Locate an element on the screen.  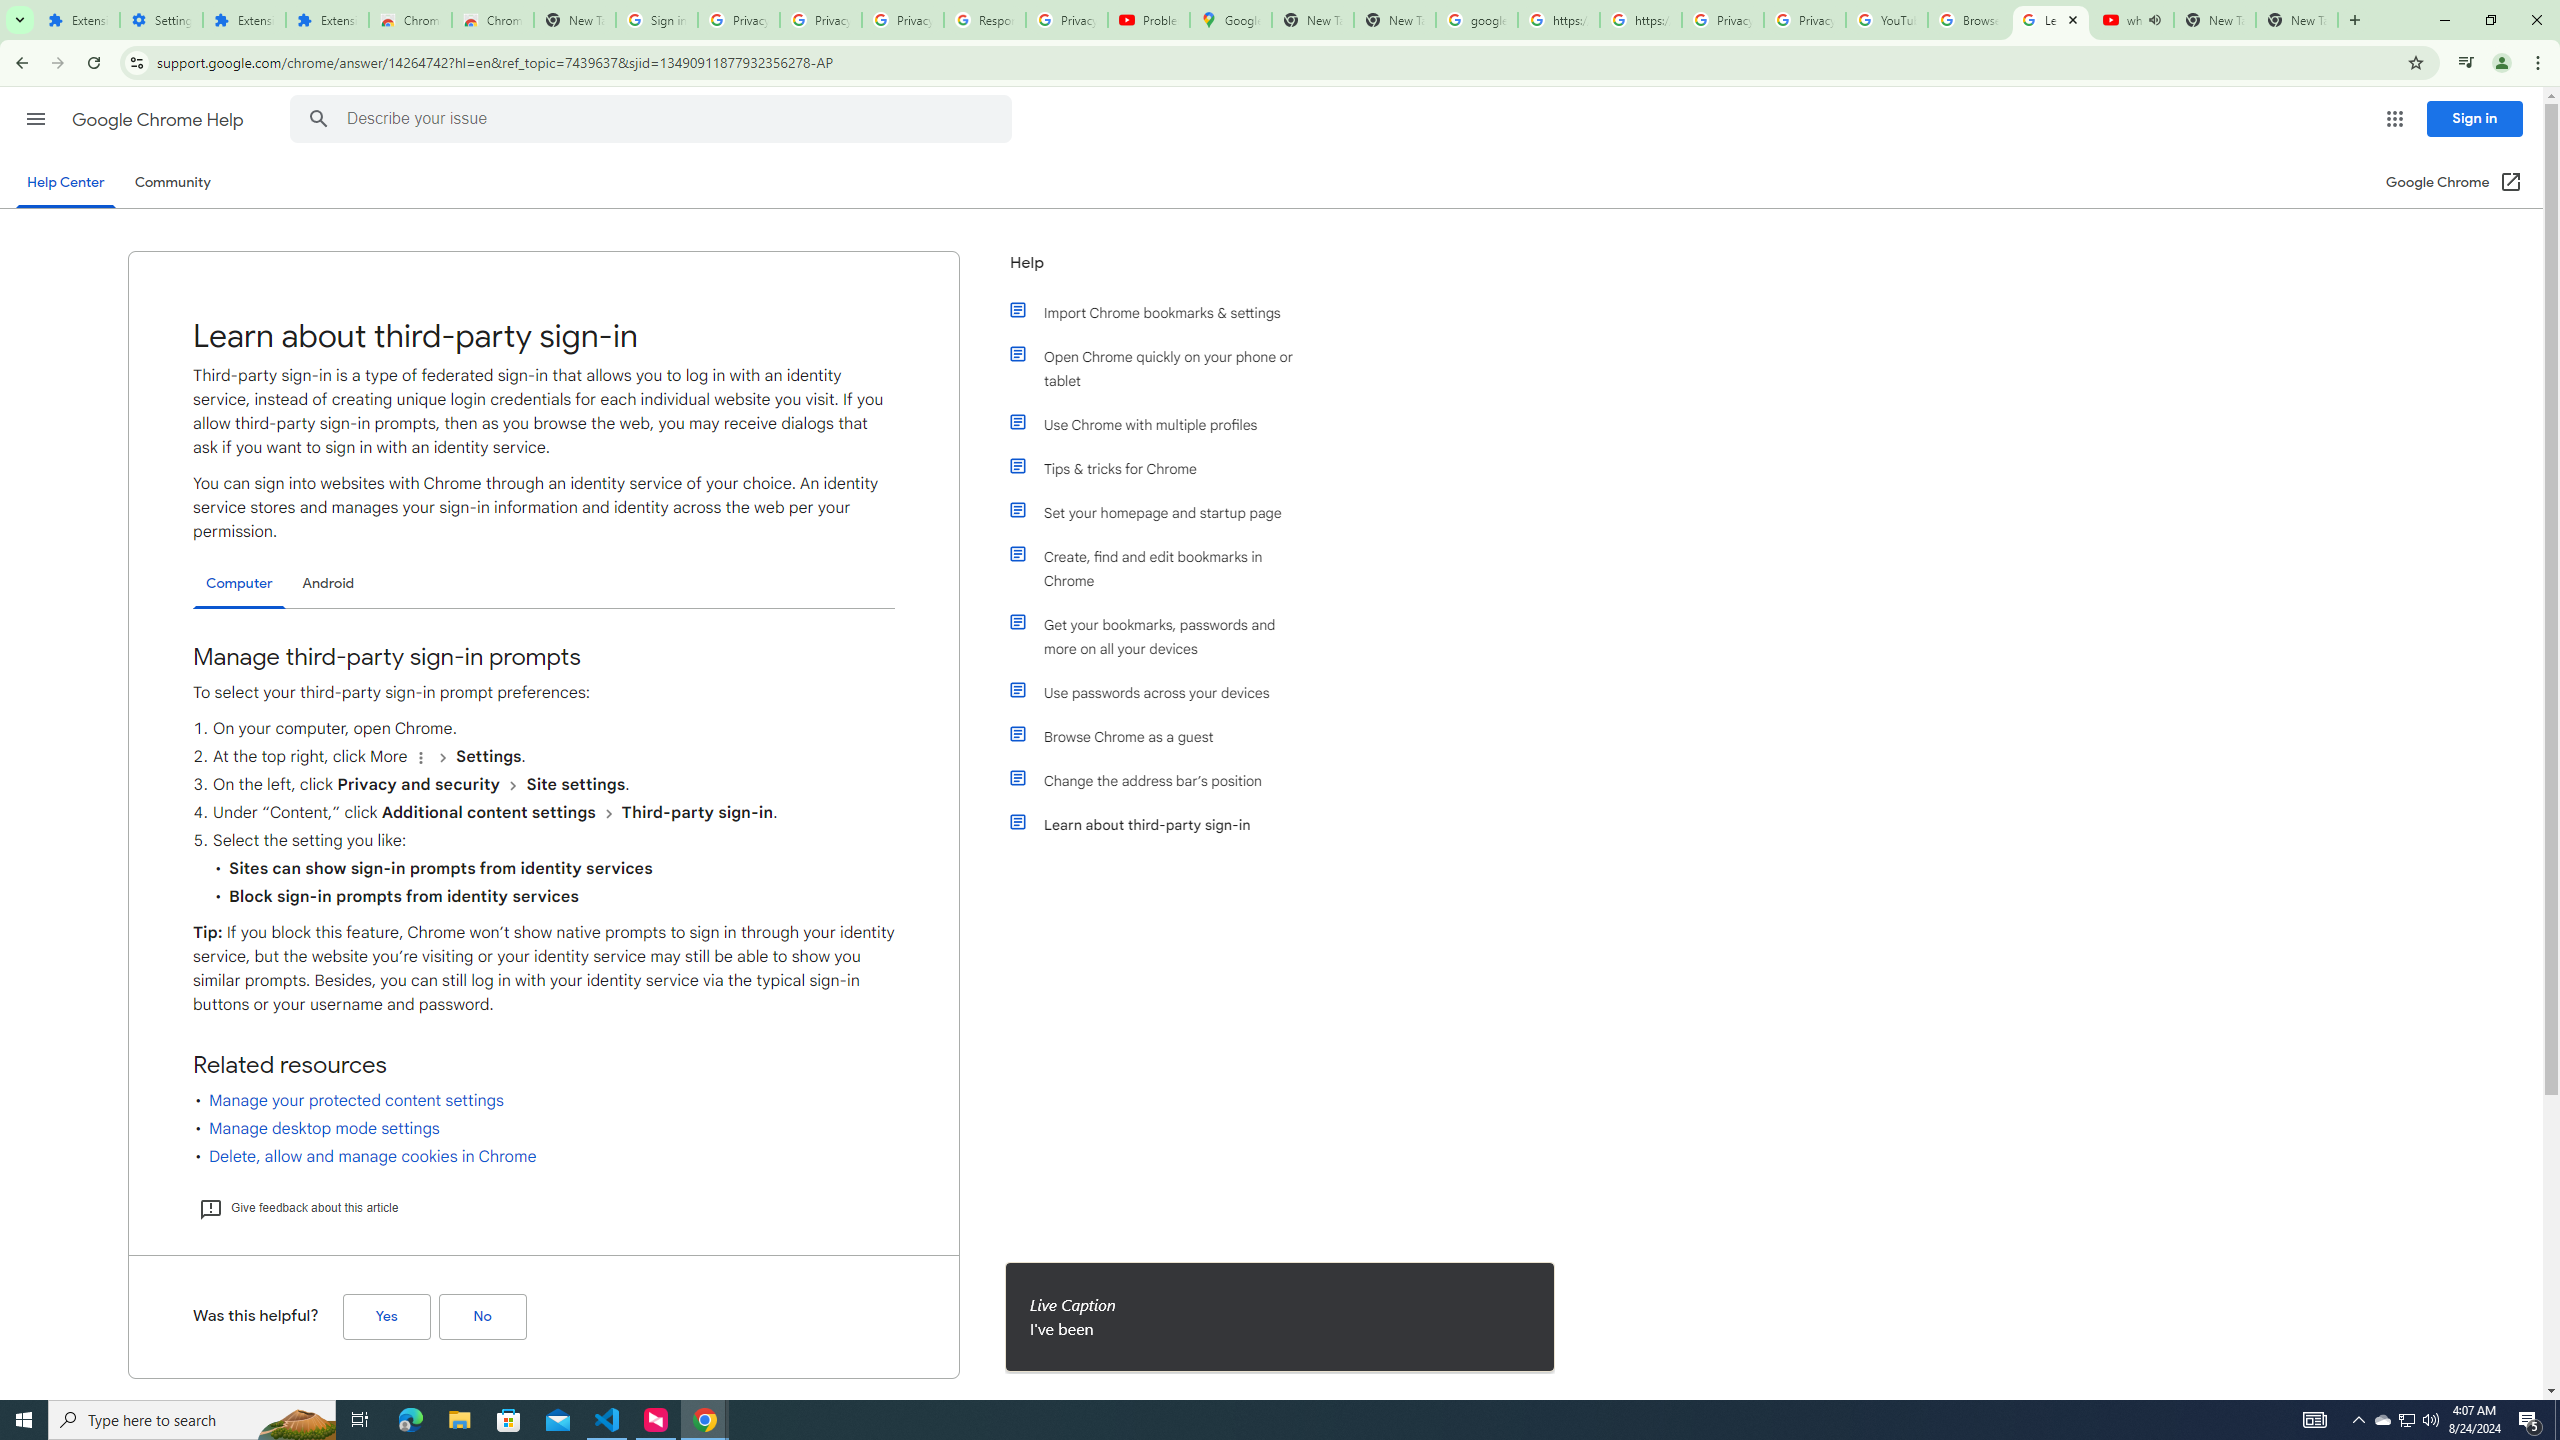
'Use Chrome with multiple profiles' is located at coordinates (1162, 424).